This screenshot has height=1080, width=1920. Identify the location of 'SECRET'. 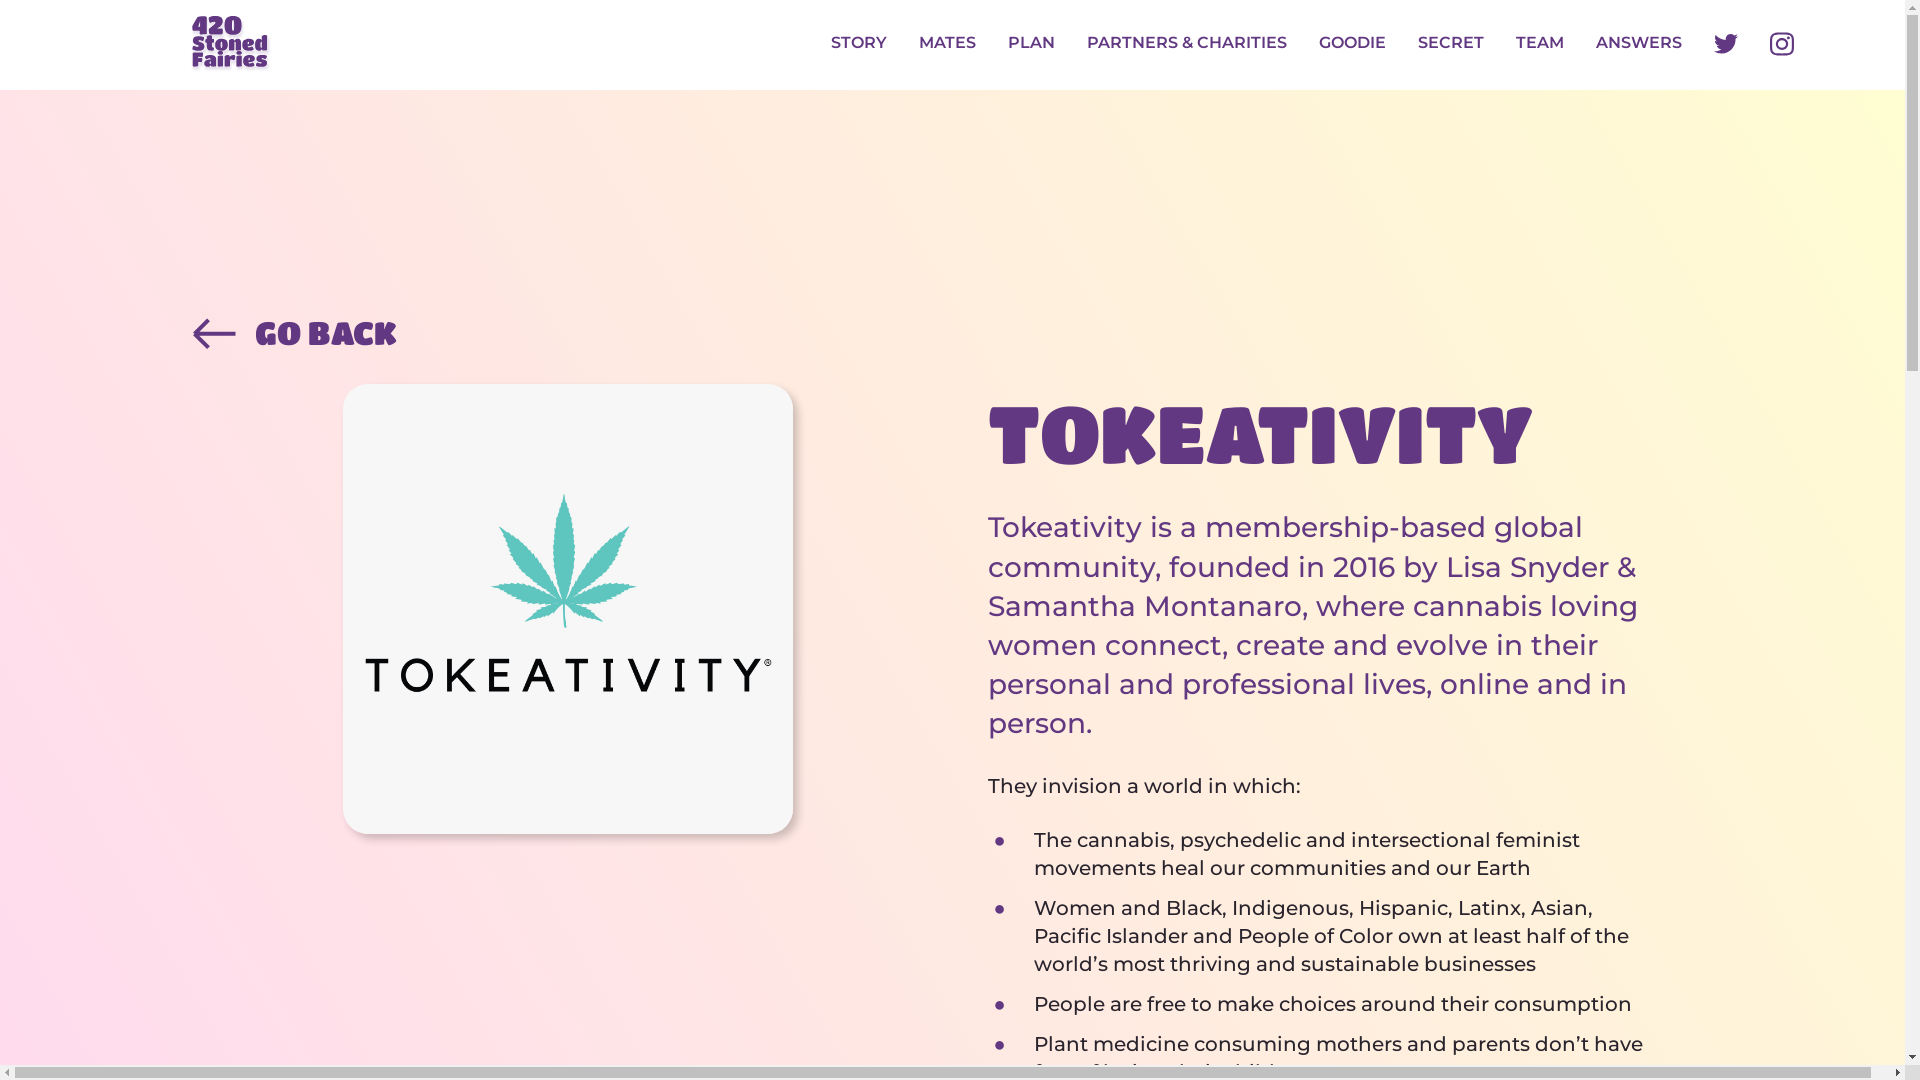
(1416, 44).